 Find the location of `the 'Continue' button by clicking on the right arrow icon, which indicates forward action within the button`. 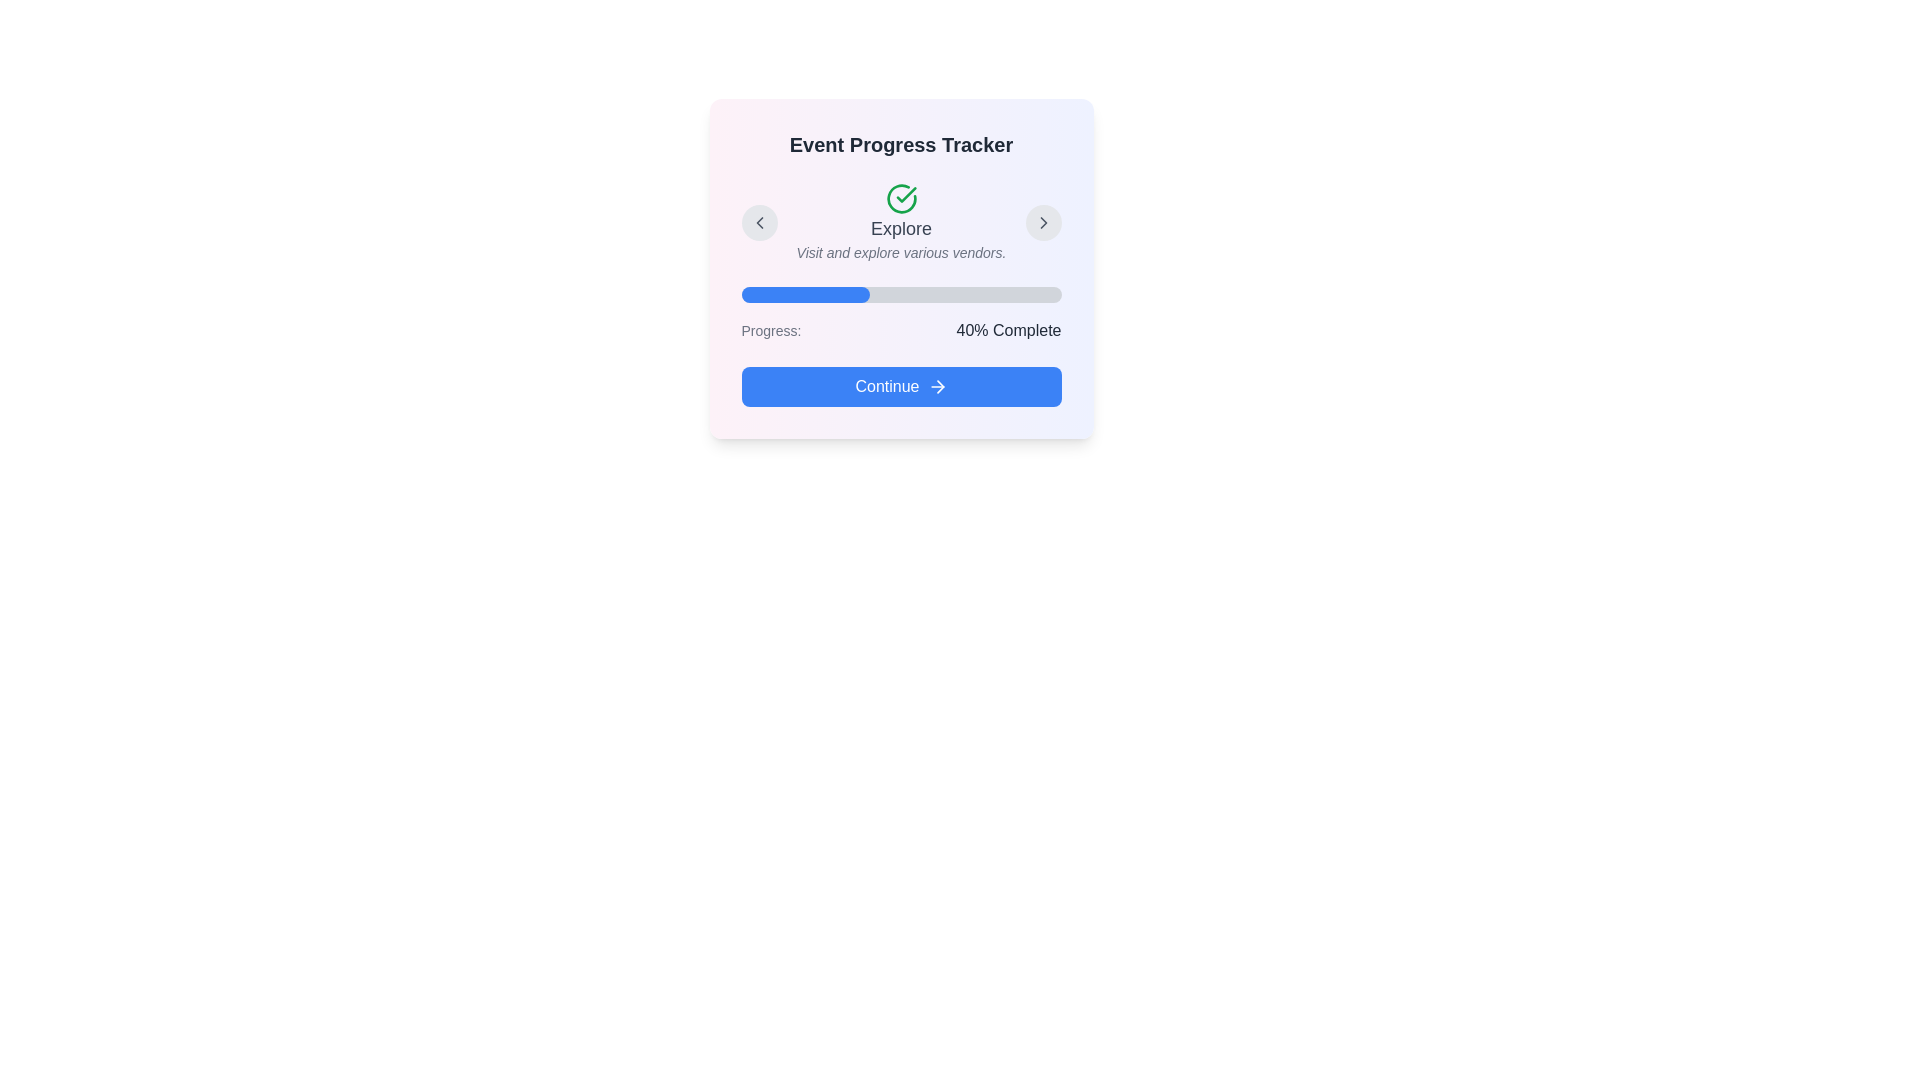

the 'Continue' button by clicking on the right arrow icon, which indicates forward action within the button is located at coordinates (939, 386).